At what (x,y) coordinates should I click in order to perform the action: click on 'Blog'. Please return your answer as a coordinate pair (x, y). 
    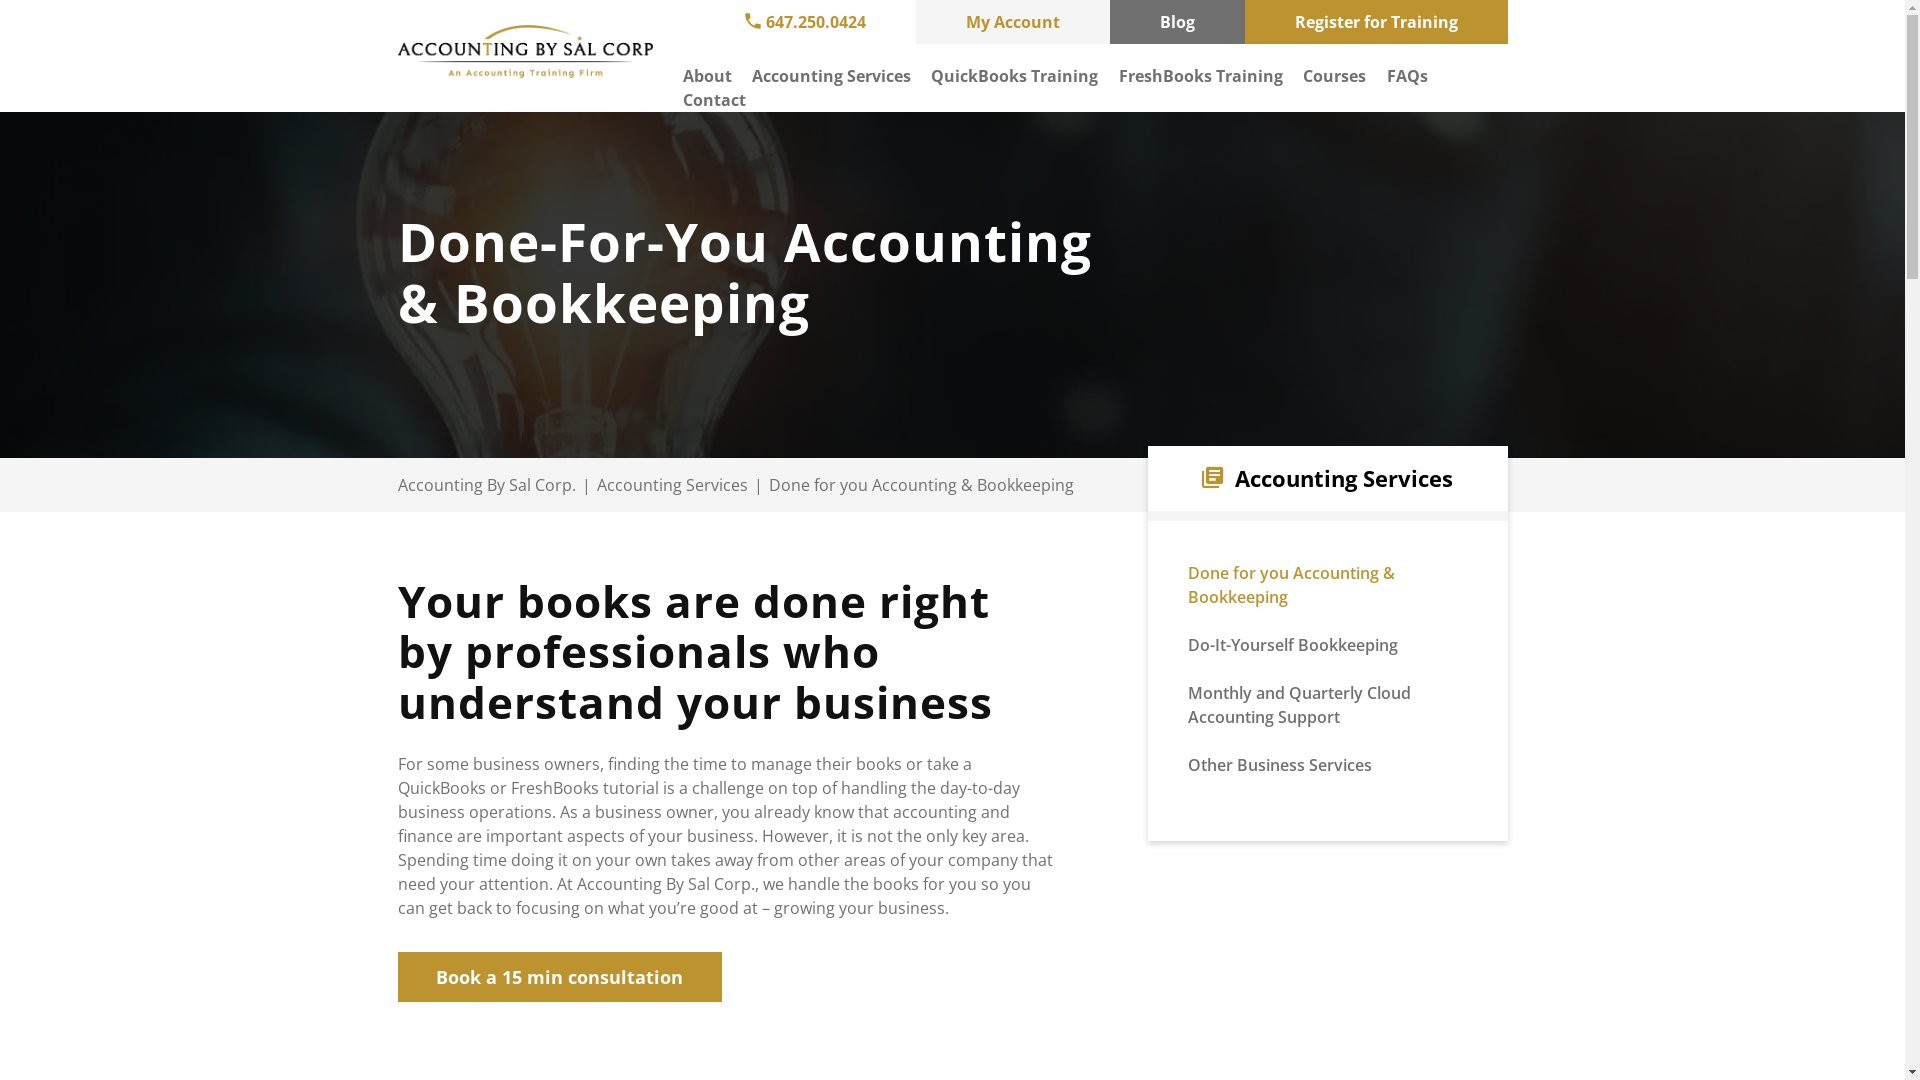
    Looking at the image, I should click on (1177, 22).